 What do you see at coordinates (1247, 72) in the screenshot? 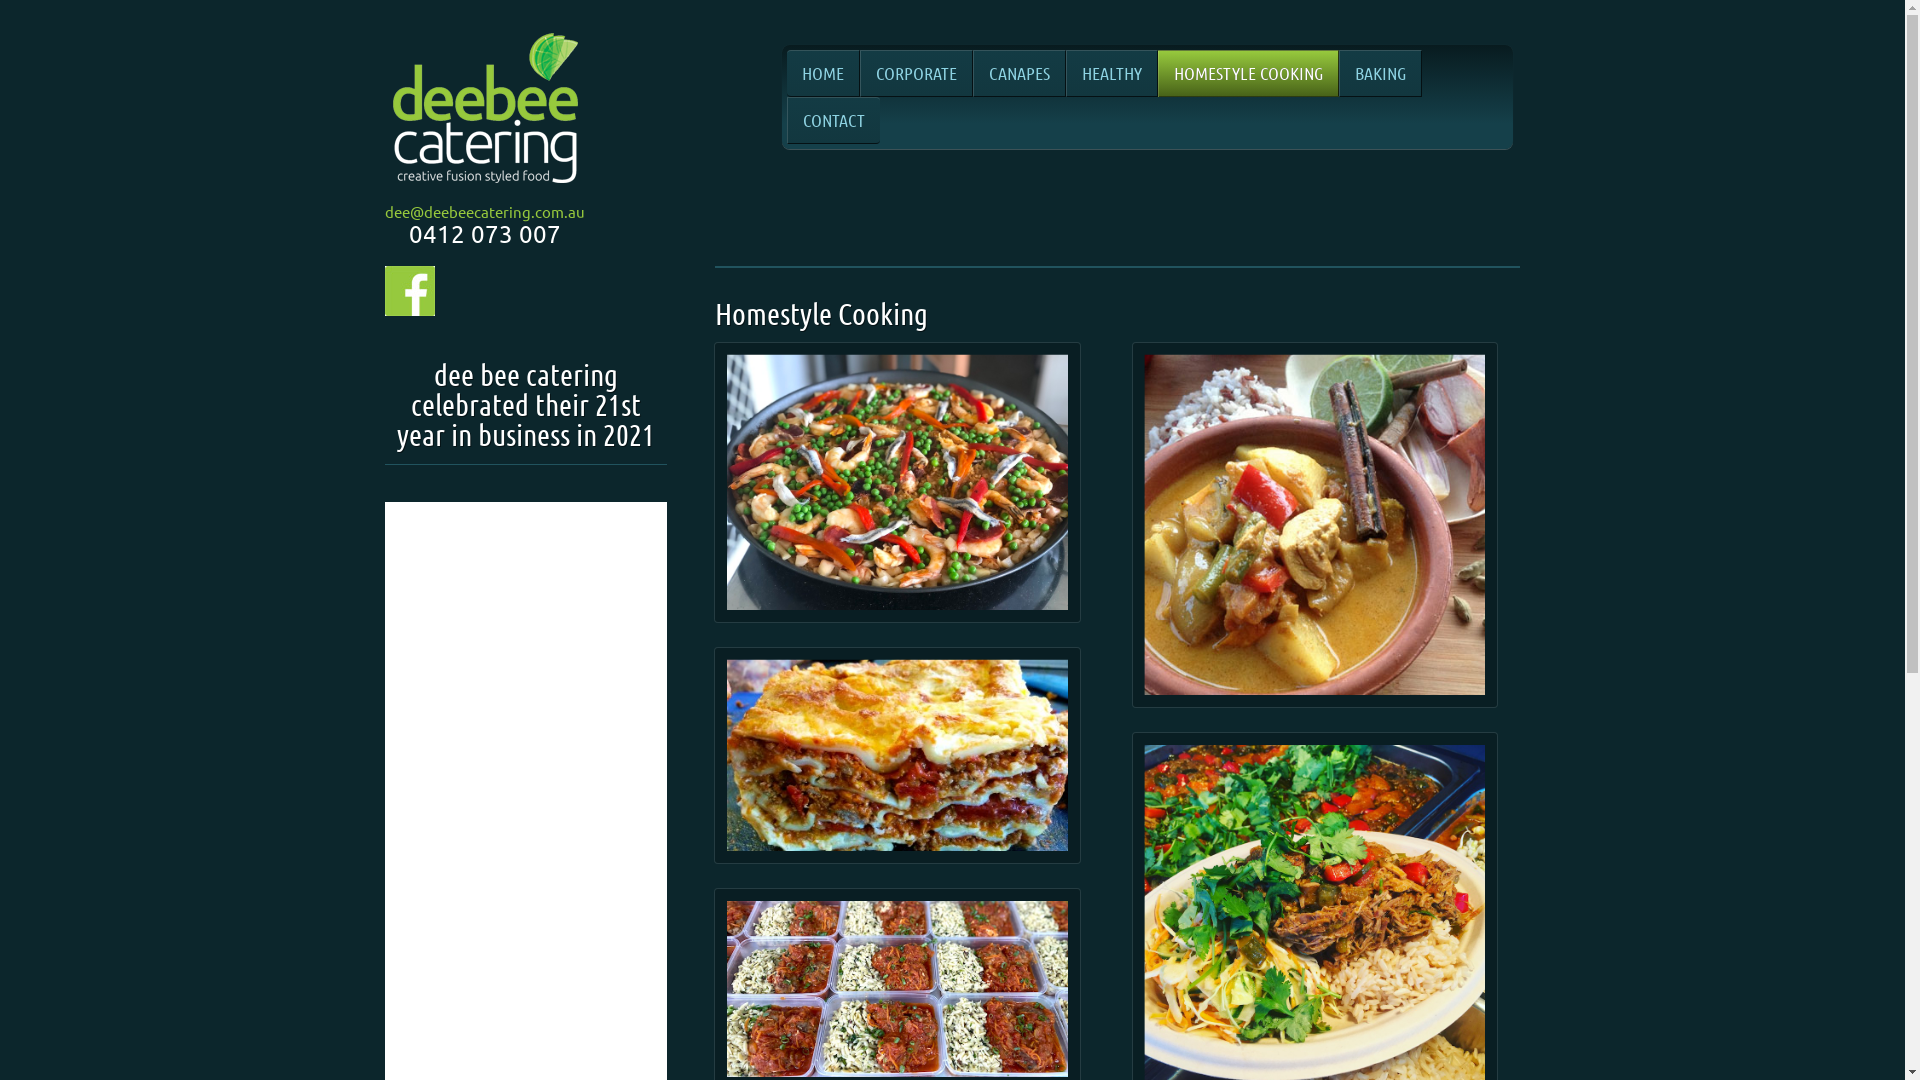
I see `'HOMESTYLE COOKING'` at bounding box center [1247, 72].